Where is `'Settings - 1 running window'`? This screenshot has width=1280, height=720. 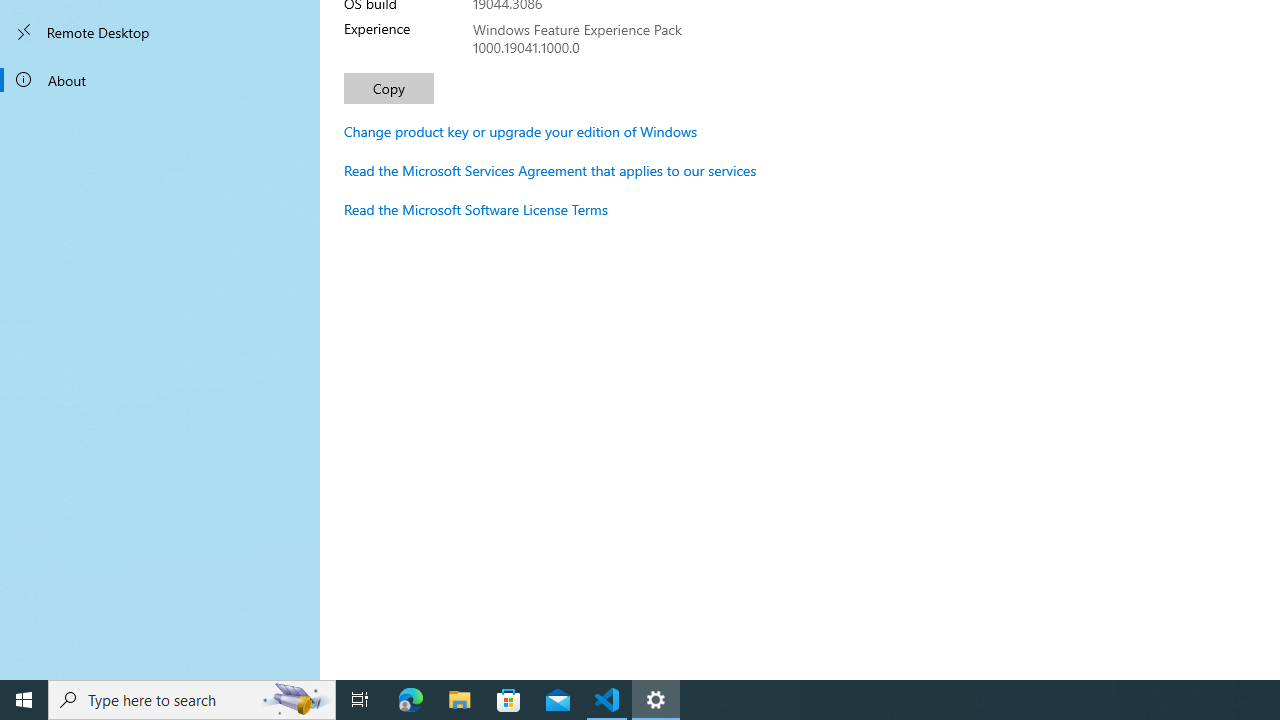
'Settings - 1 running window' is located at coordinates (656, 698).